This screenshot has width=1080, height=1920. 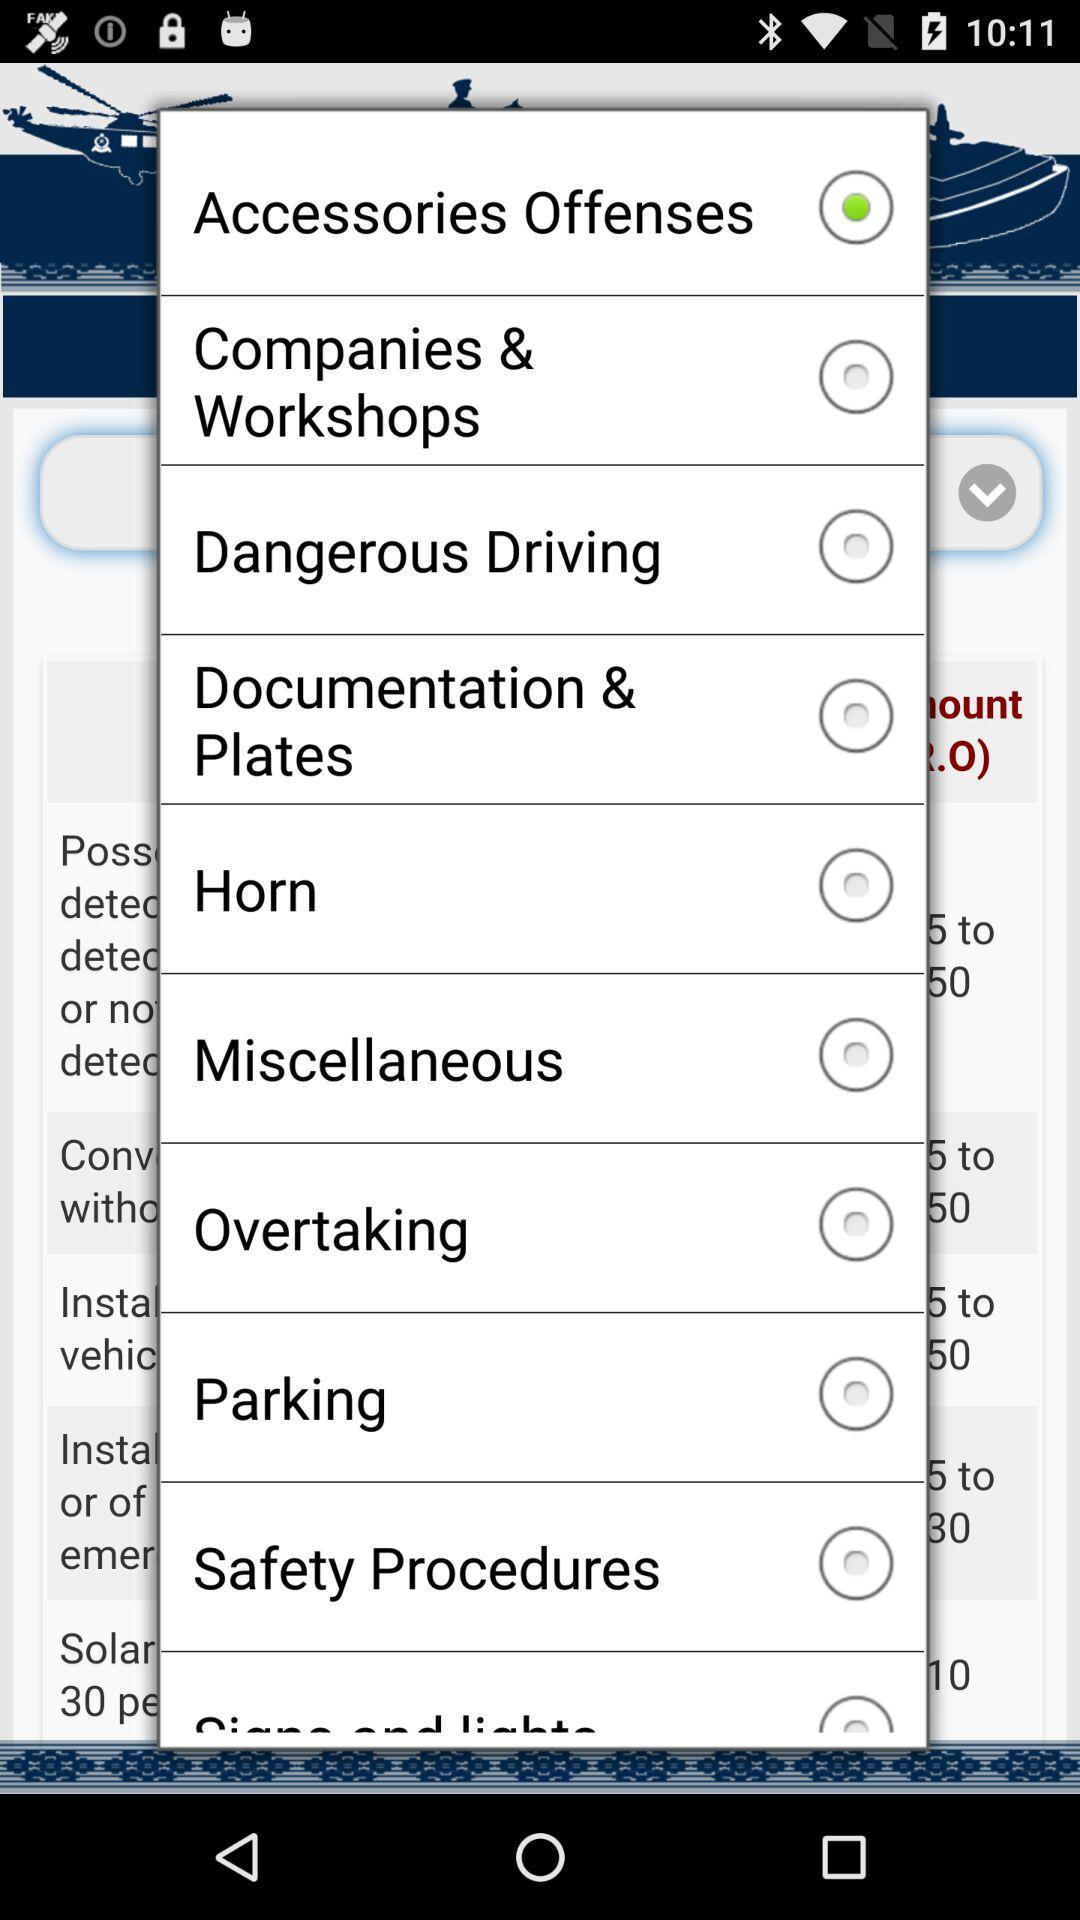 What do you see at coordinates (542, 1057) in the screenshot?
I see `icon above overtaking checkbox` at bounding box center [542, 1057].